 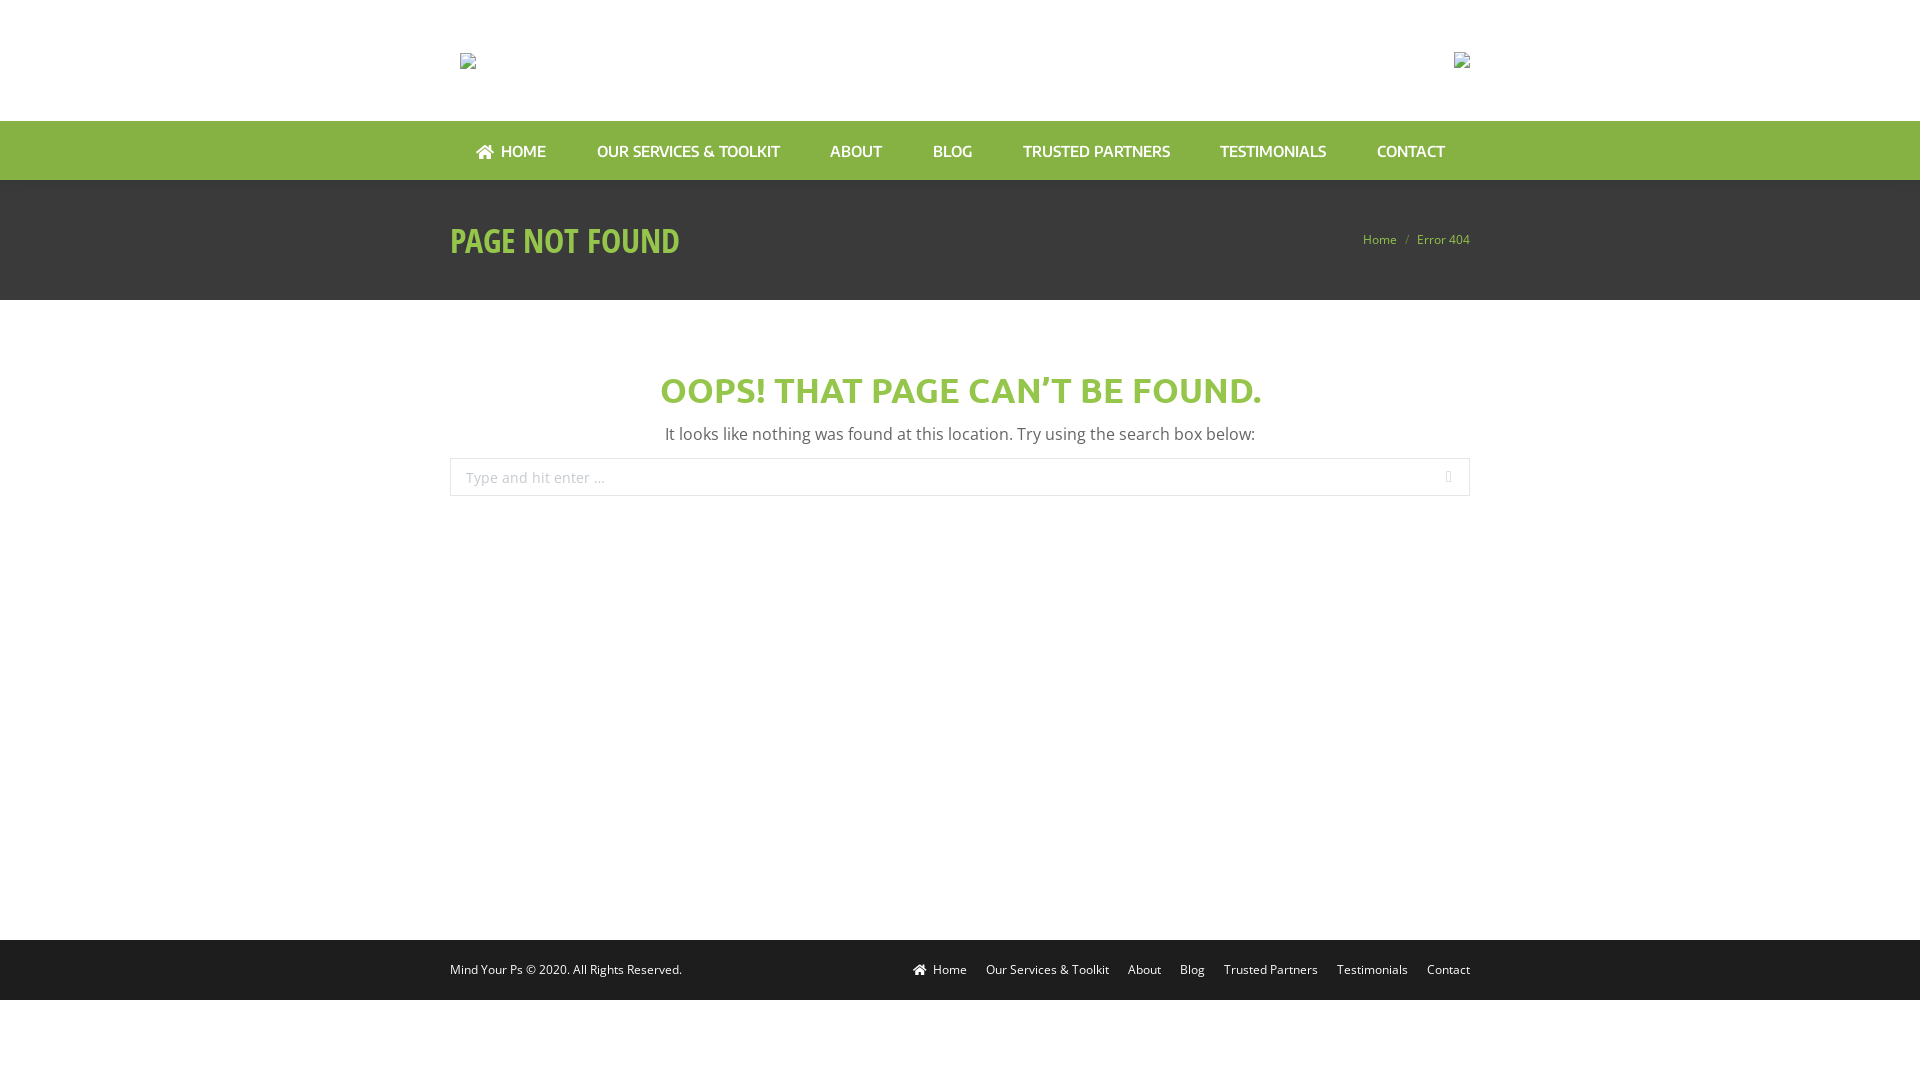 What do you see at coordinates (1022, 150) in the screenshot?
I see `'TRUSTED PARTNERS'` at bounding box center [1022, 150].